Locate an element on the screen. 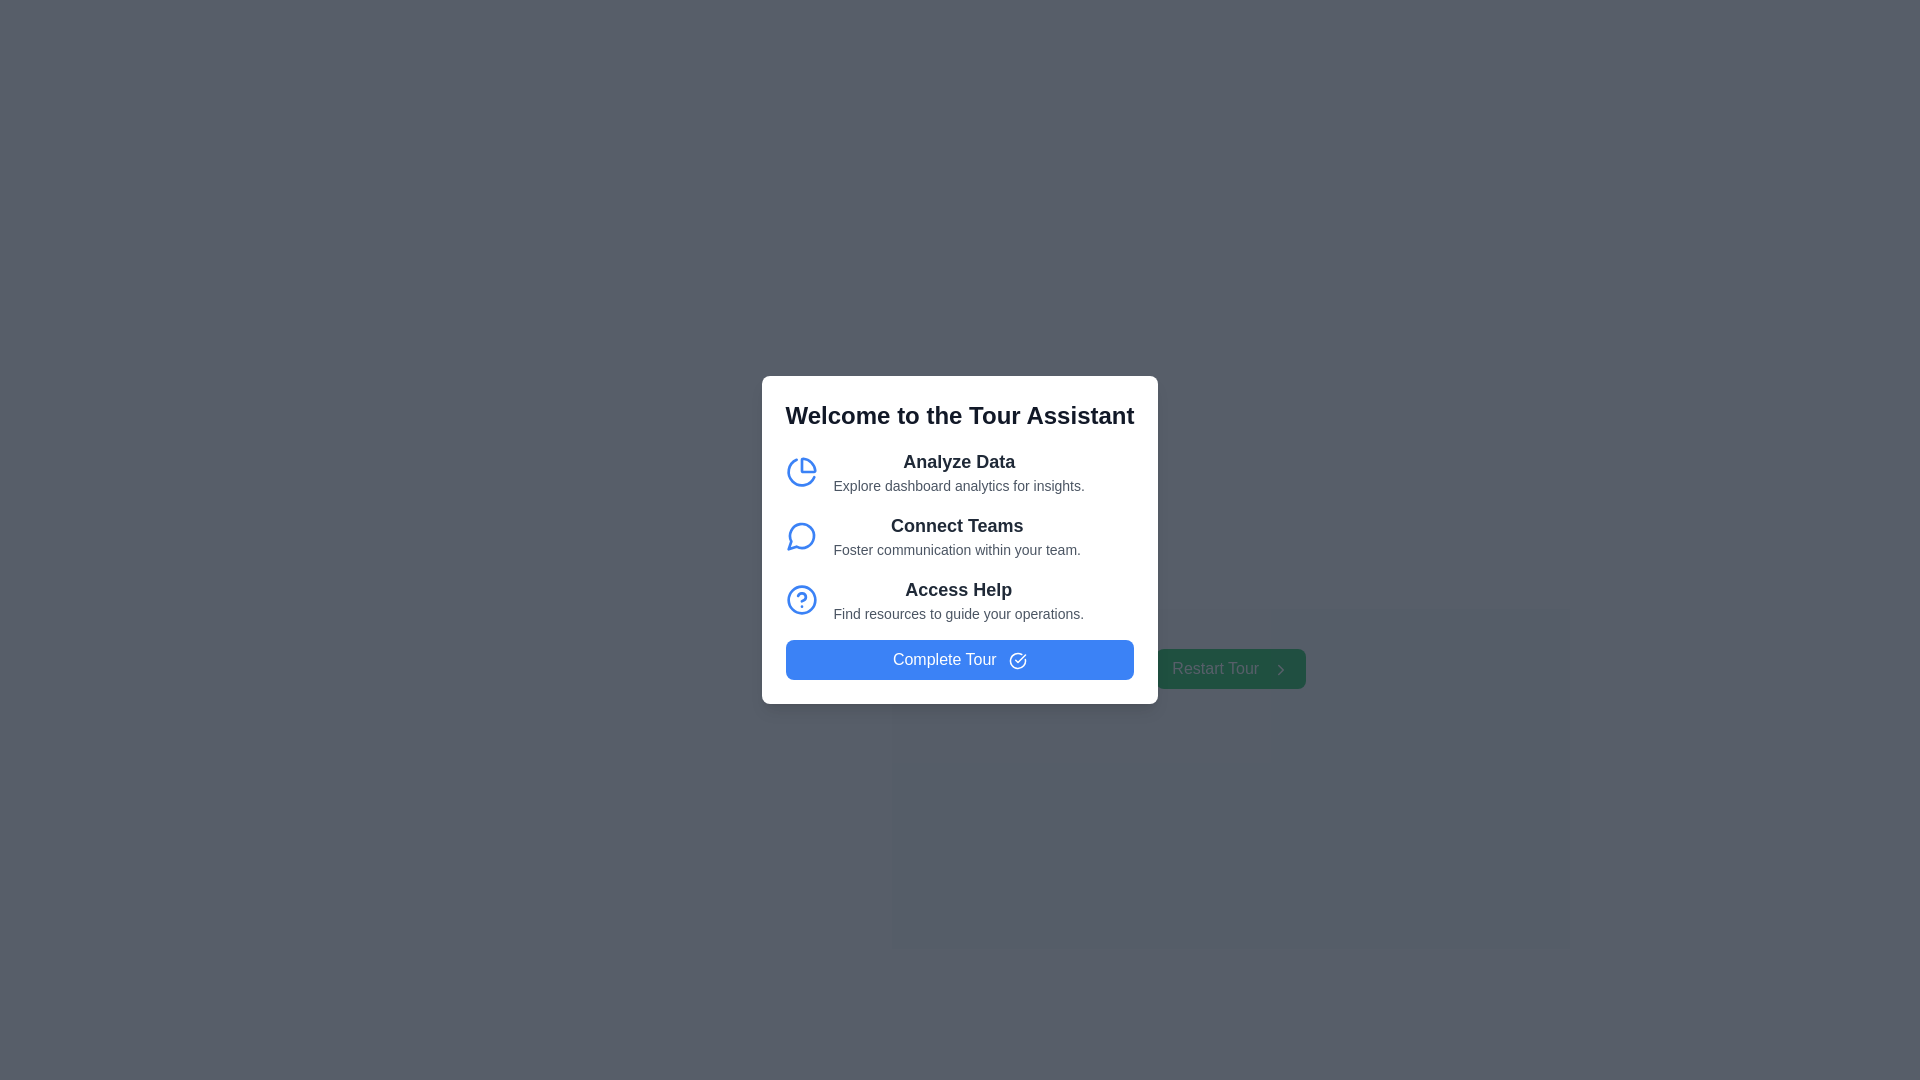  the text label identifying the second option in the modal, which is positioned between 'Analyze Data' and the subtitle 'Foster communication within your team.' is located at coordinates (956, 524).